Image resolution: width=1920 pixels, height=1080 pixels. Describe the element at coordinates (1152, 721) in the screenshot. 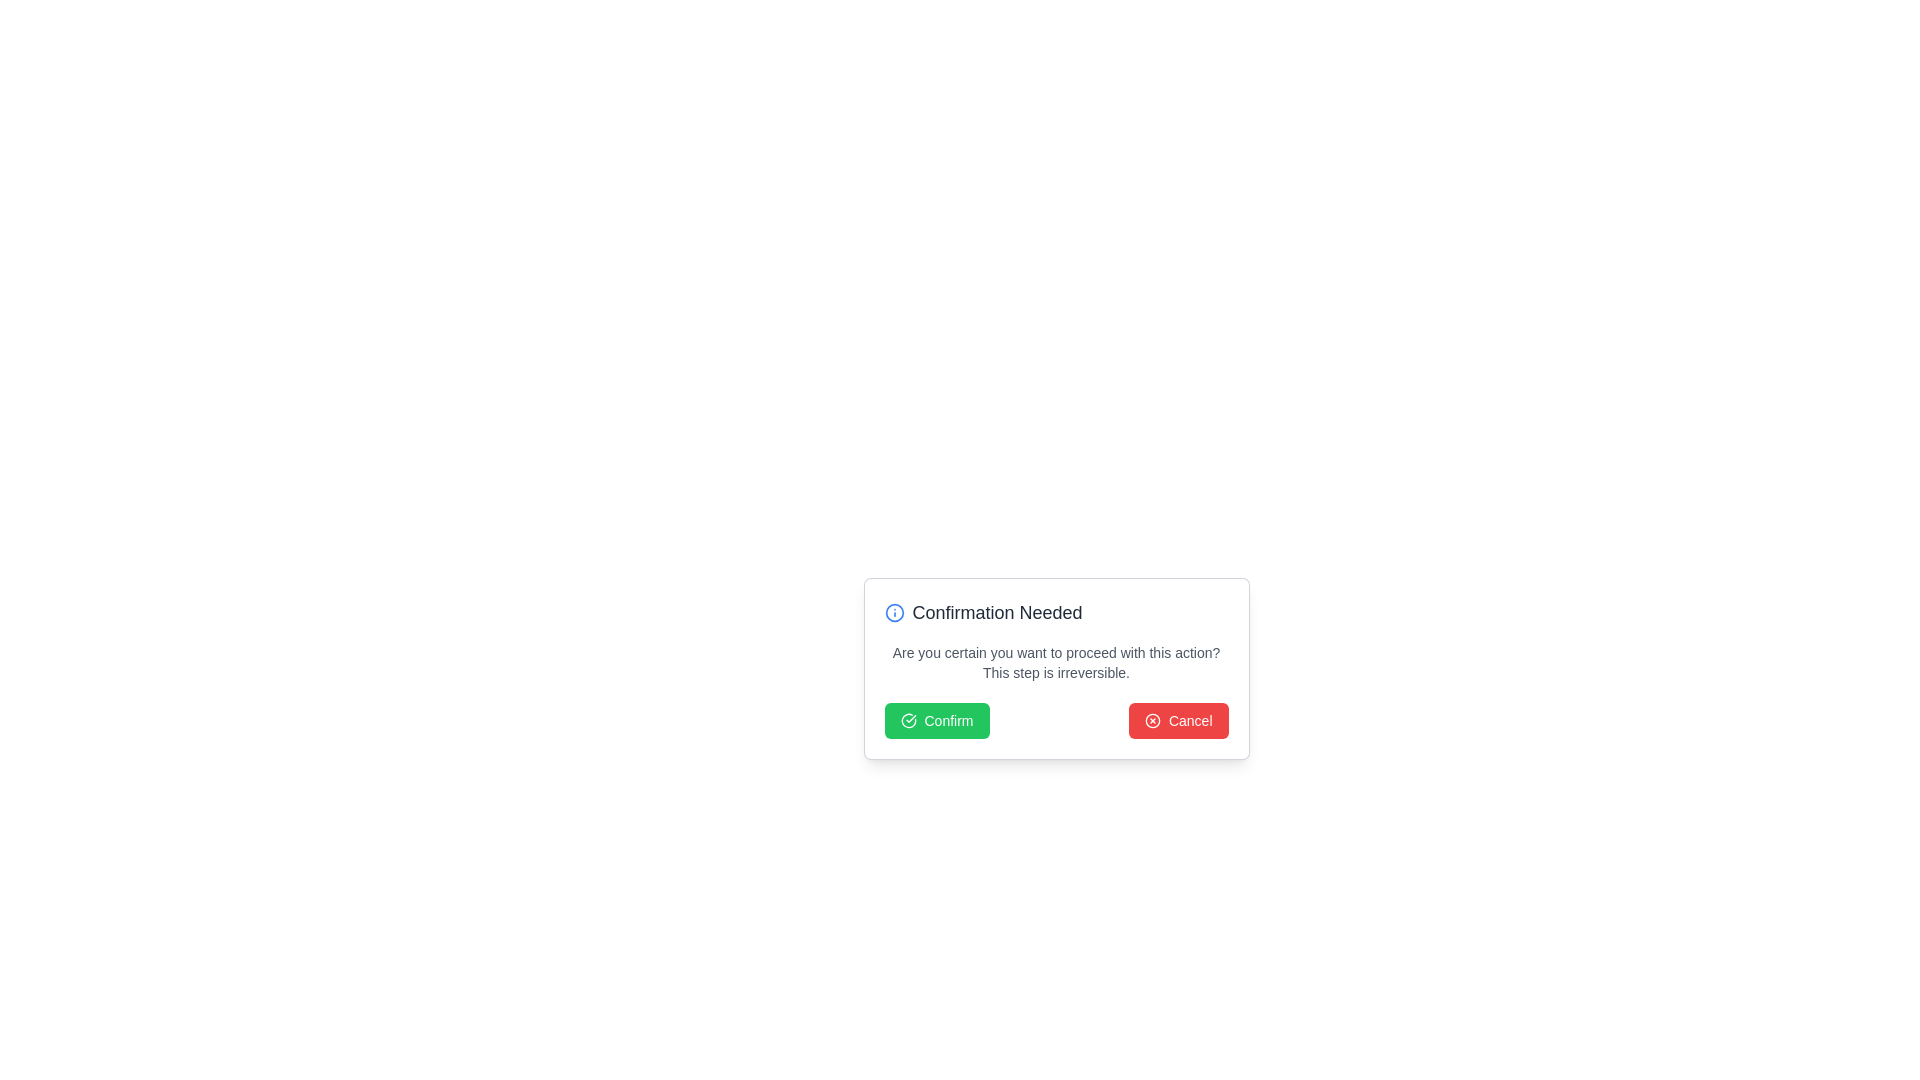

I see `the 'Cancel' button containing the white 'X' icon on a red background located in the bottom-right corner of the dialog box` at that location.